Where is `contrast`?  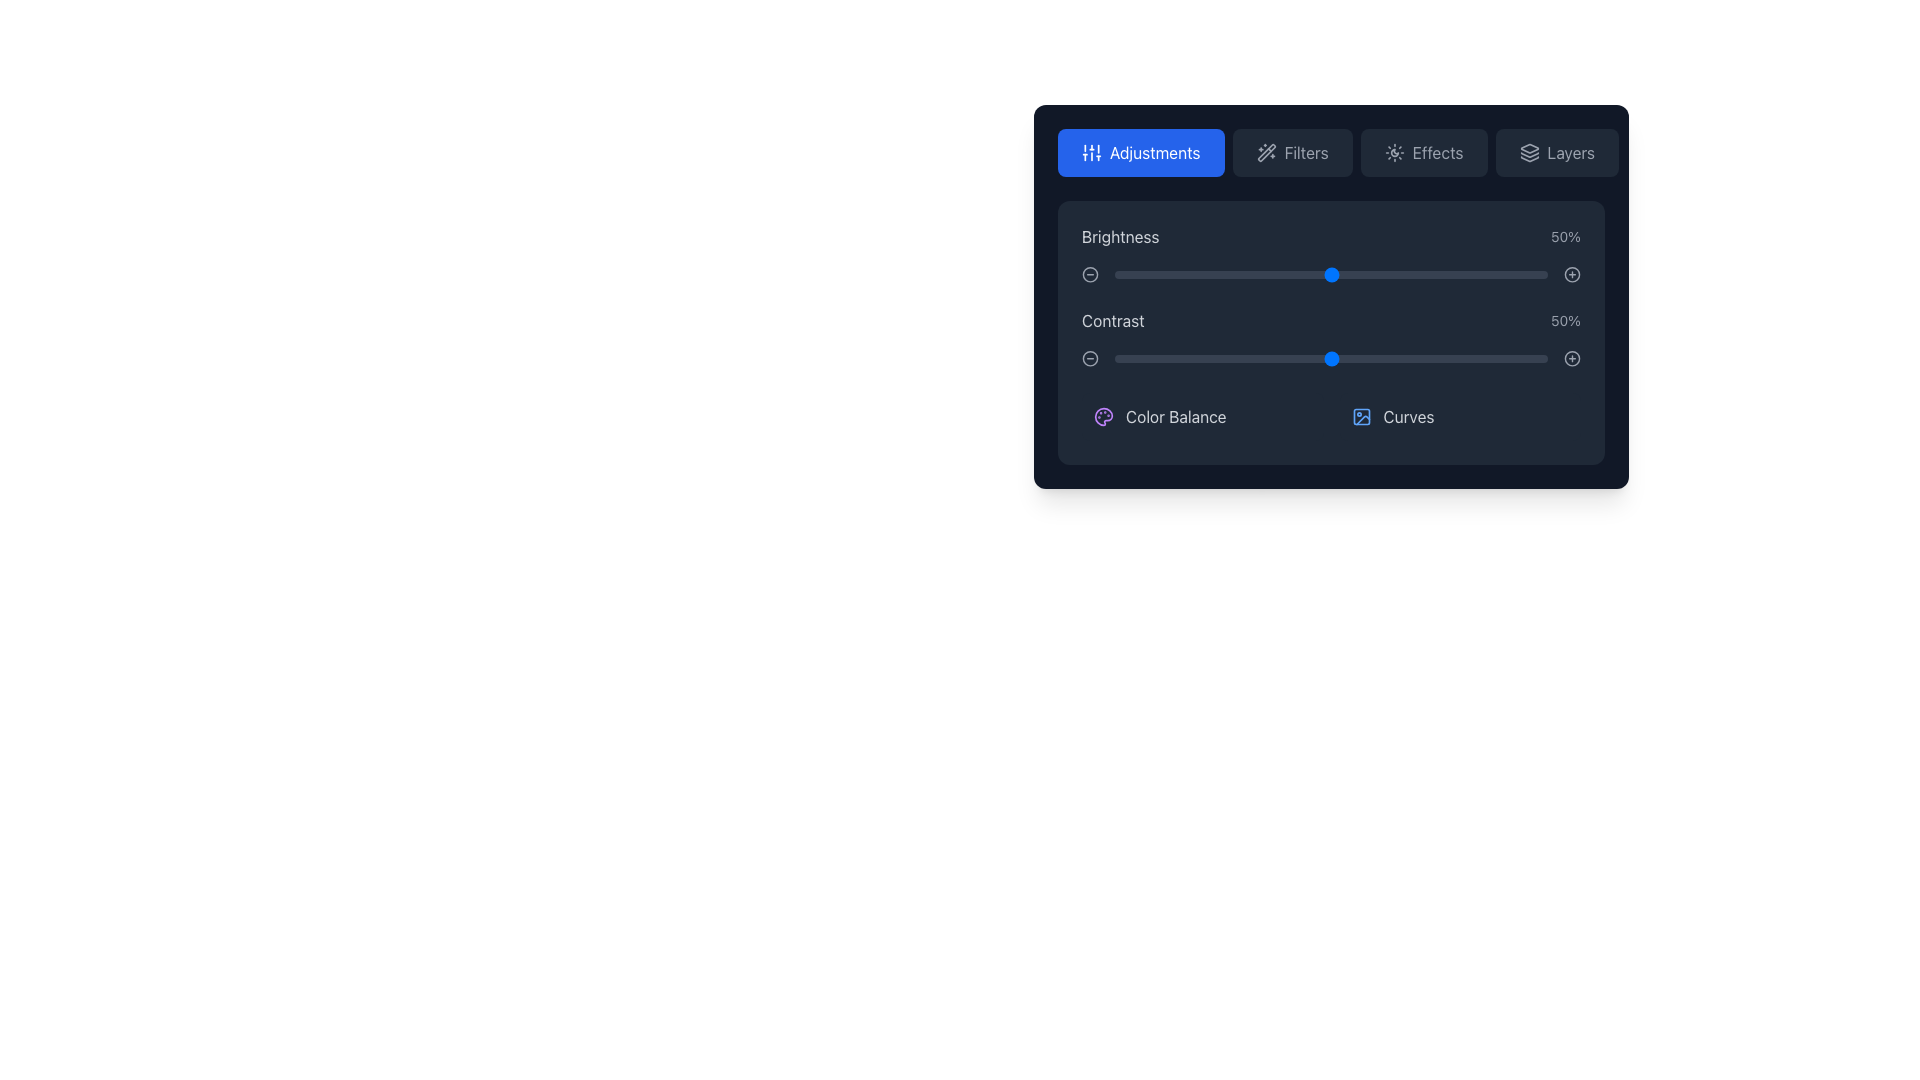 contrast is located at coordinates (1318, 357).